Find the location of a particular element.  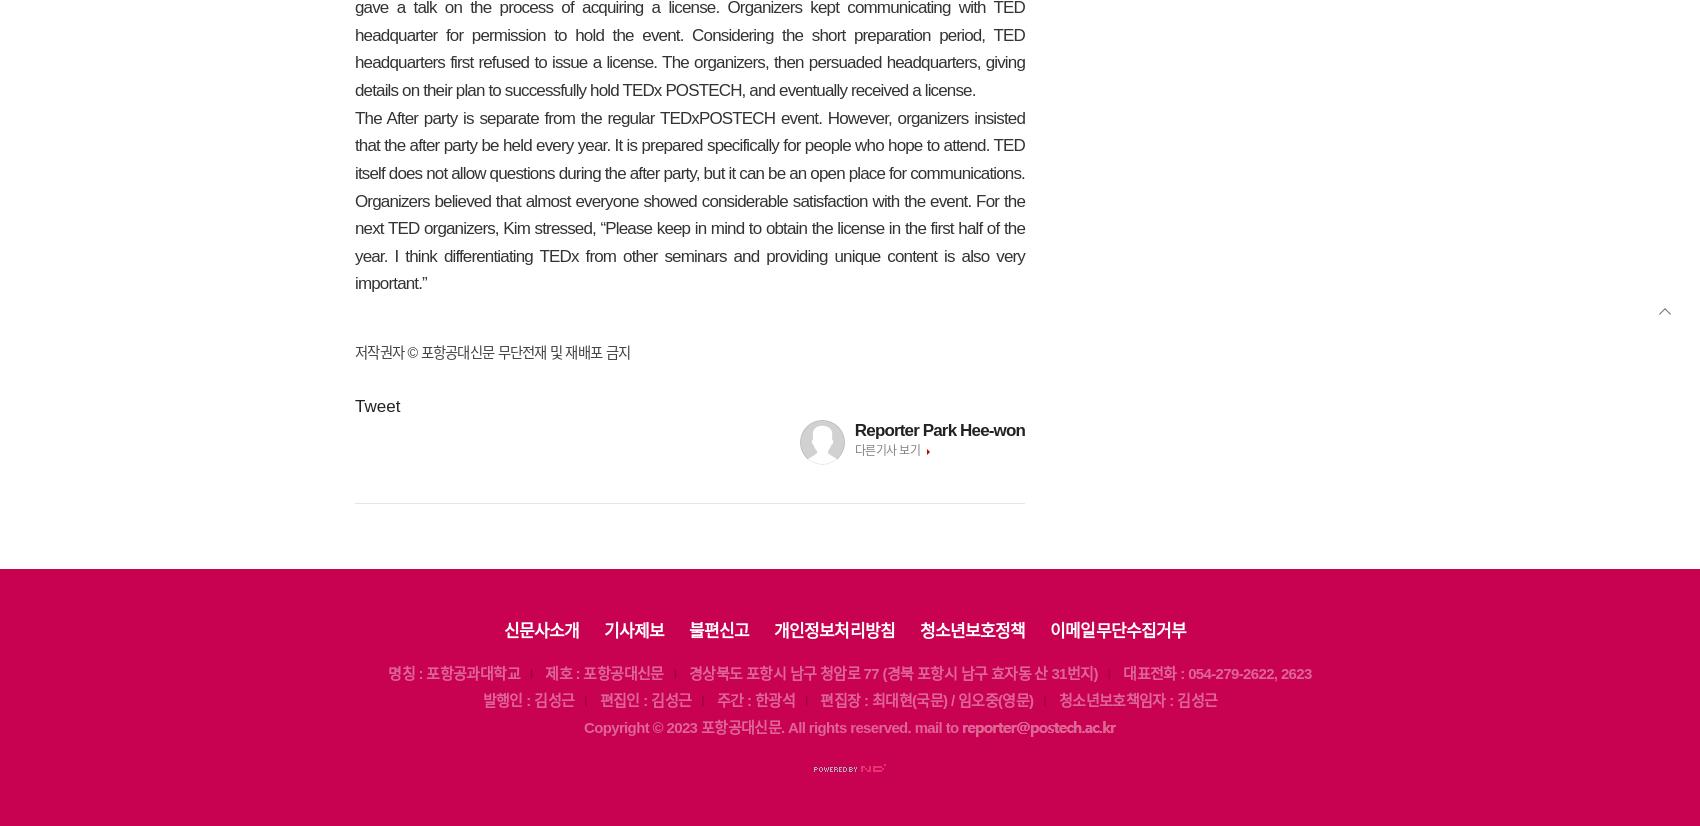

'편집장 :' is located at coordinates (844, 699).